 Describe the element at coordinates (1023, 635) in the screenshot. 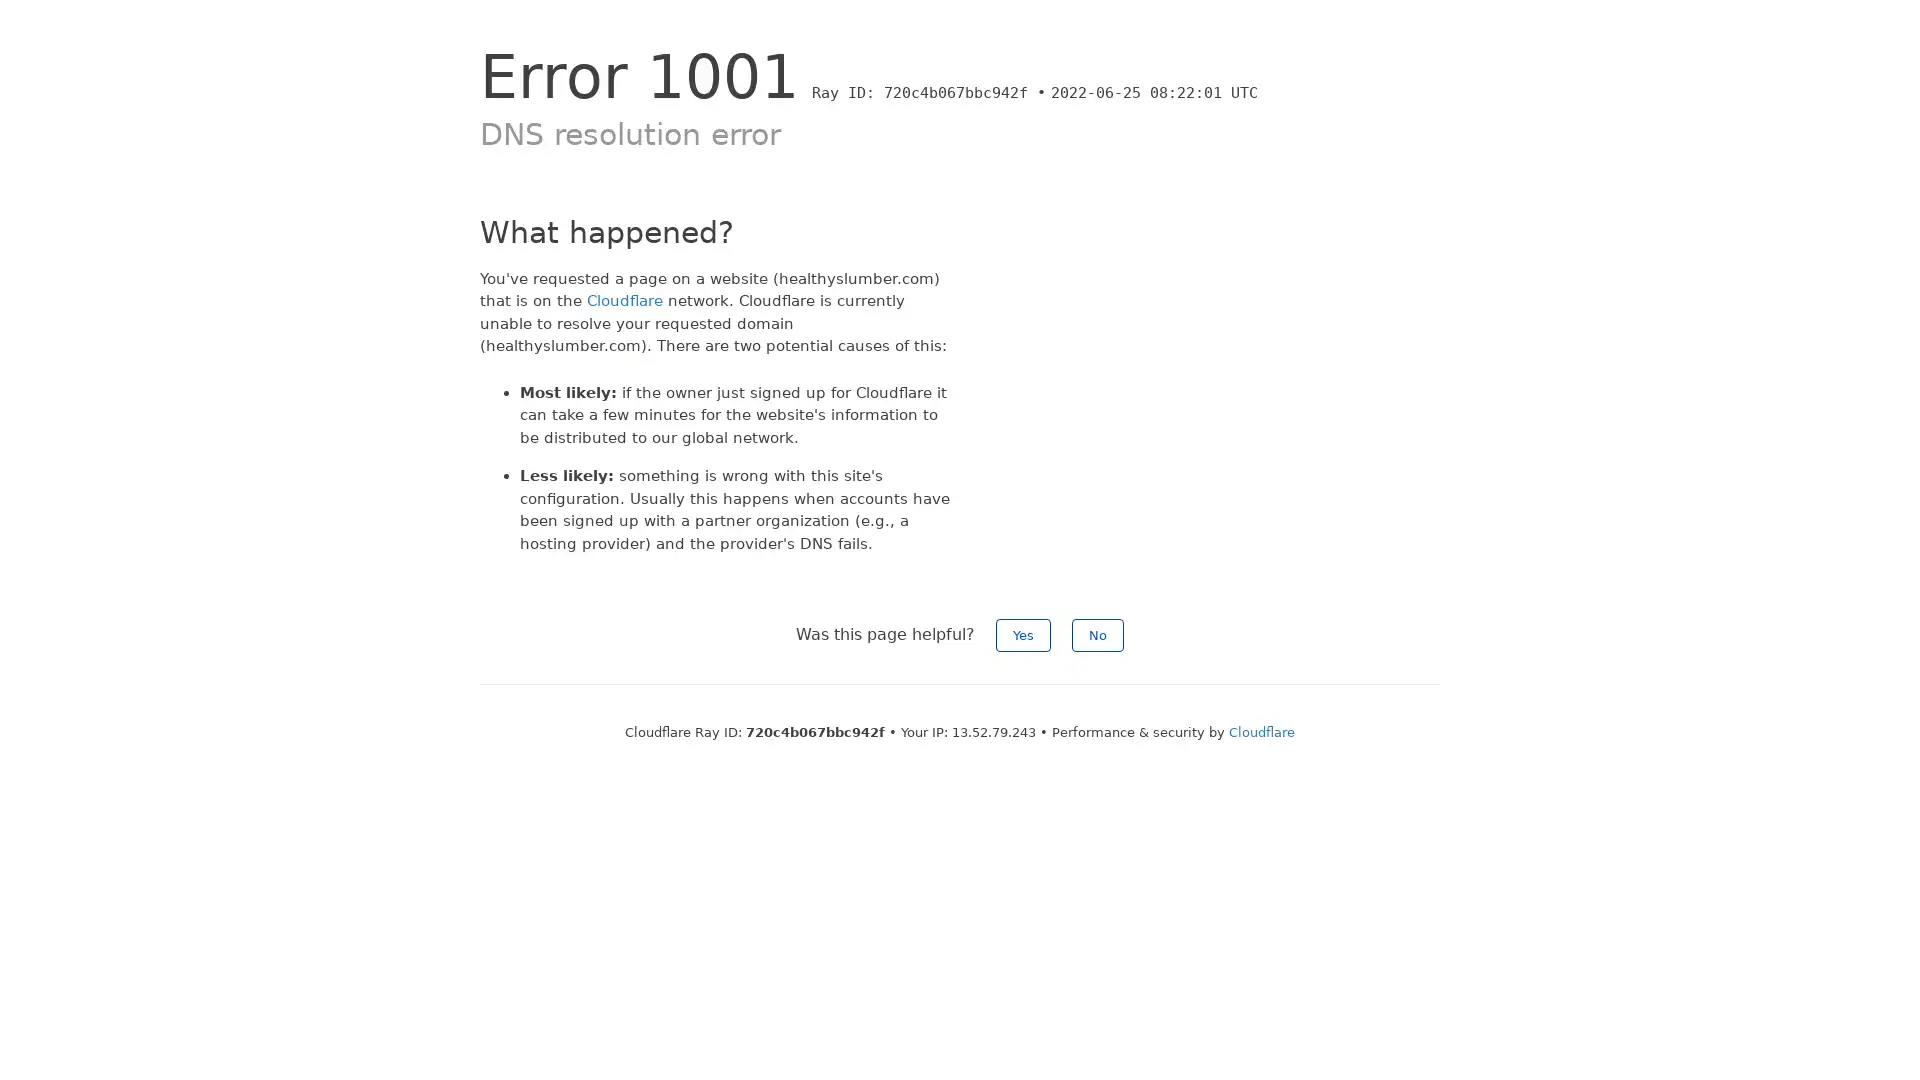

I see `Yes` at that location.